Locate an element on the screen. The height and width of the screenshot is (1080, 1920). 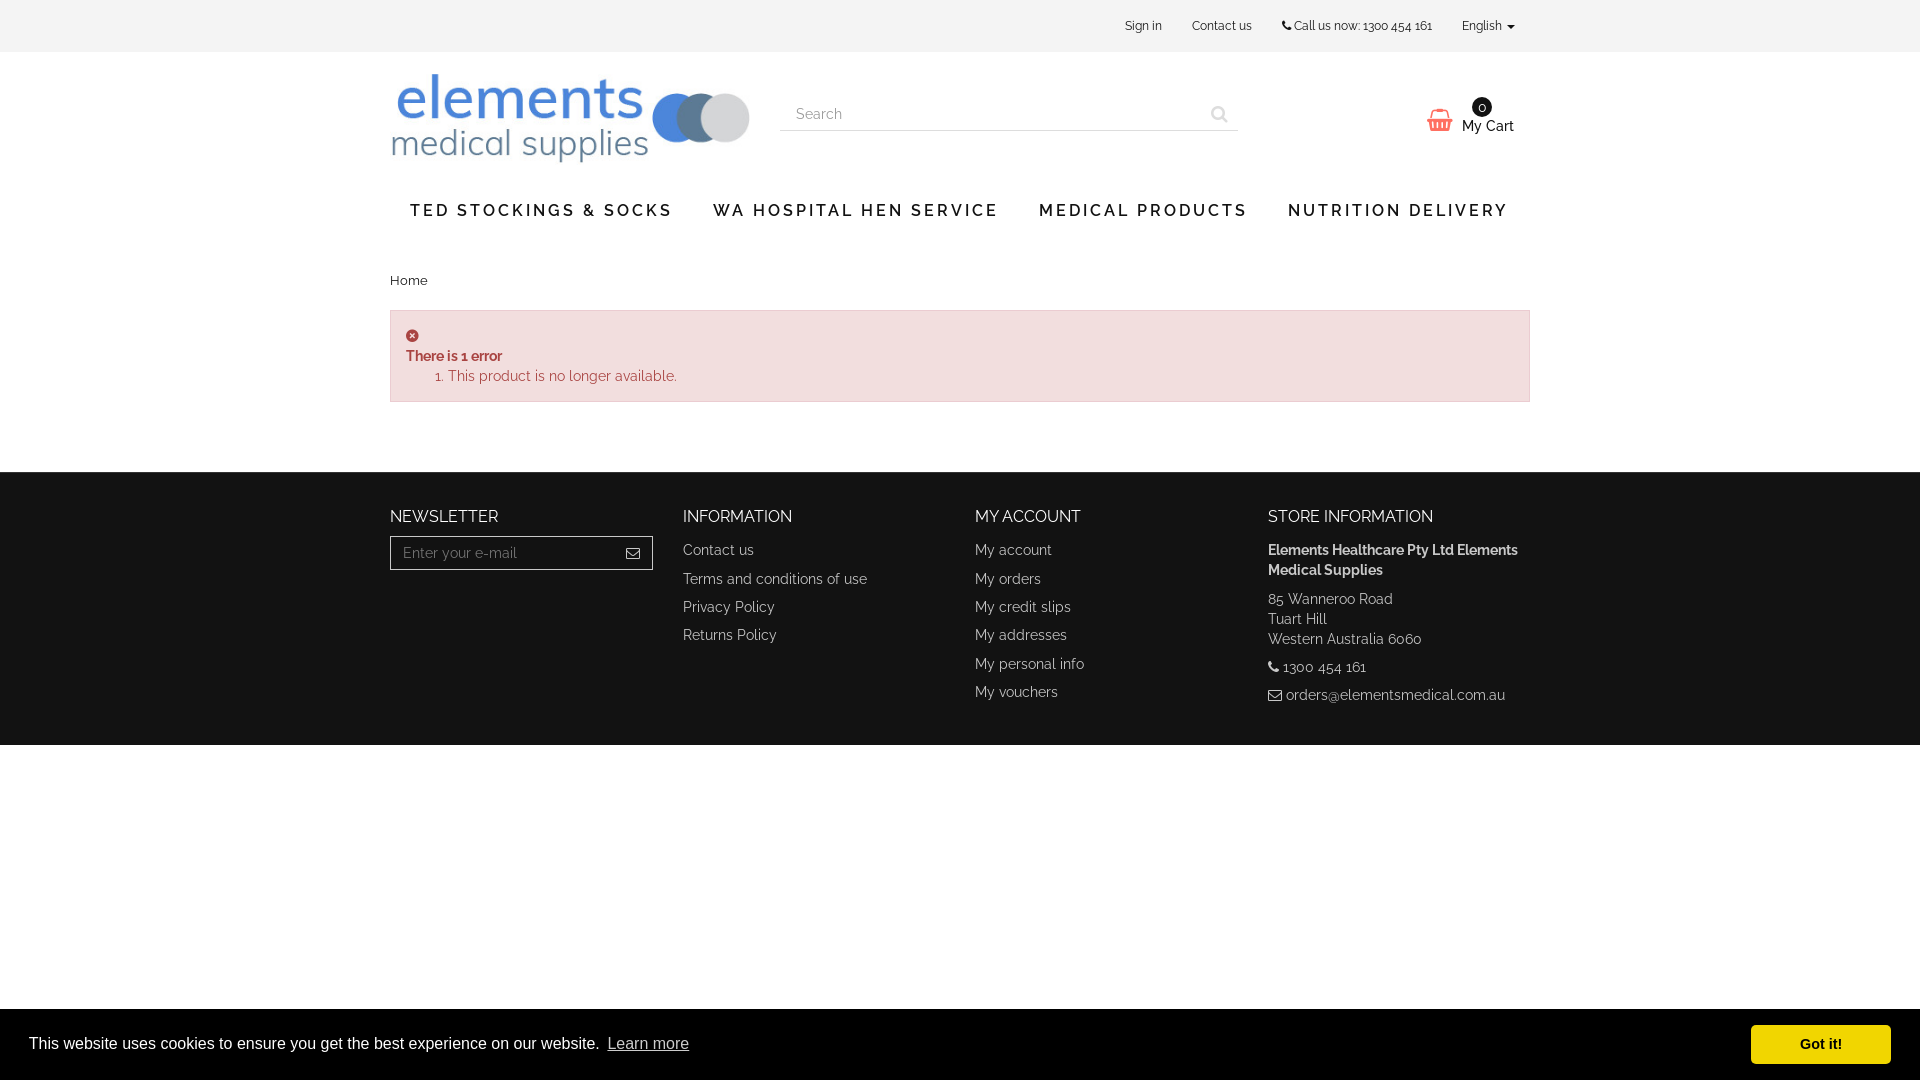
'Got it!' is located at coordinates (1820, 1043).